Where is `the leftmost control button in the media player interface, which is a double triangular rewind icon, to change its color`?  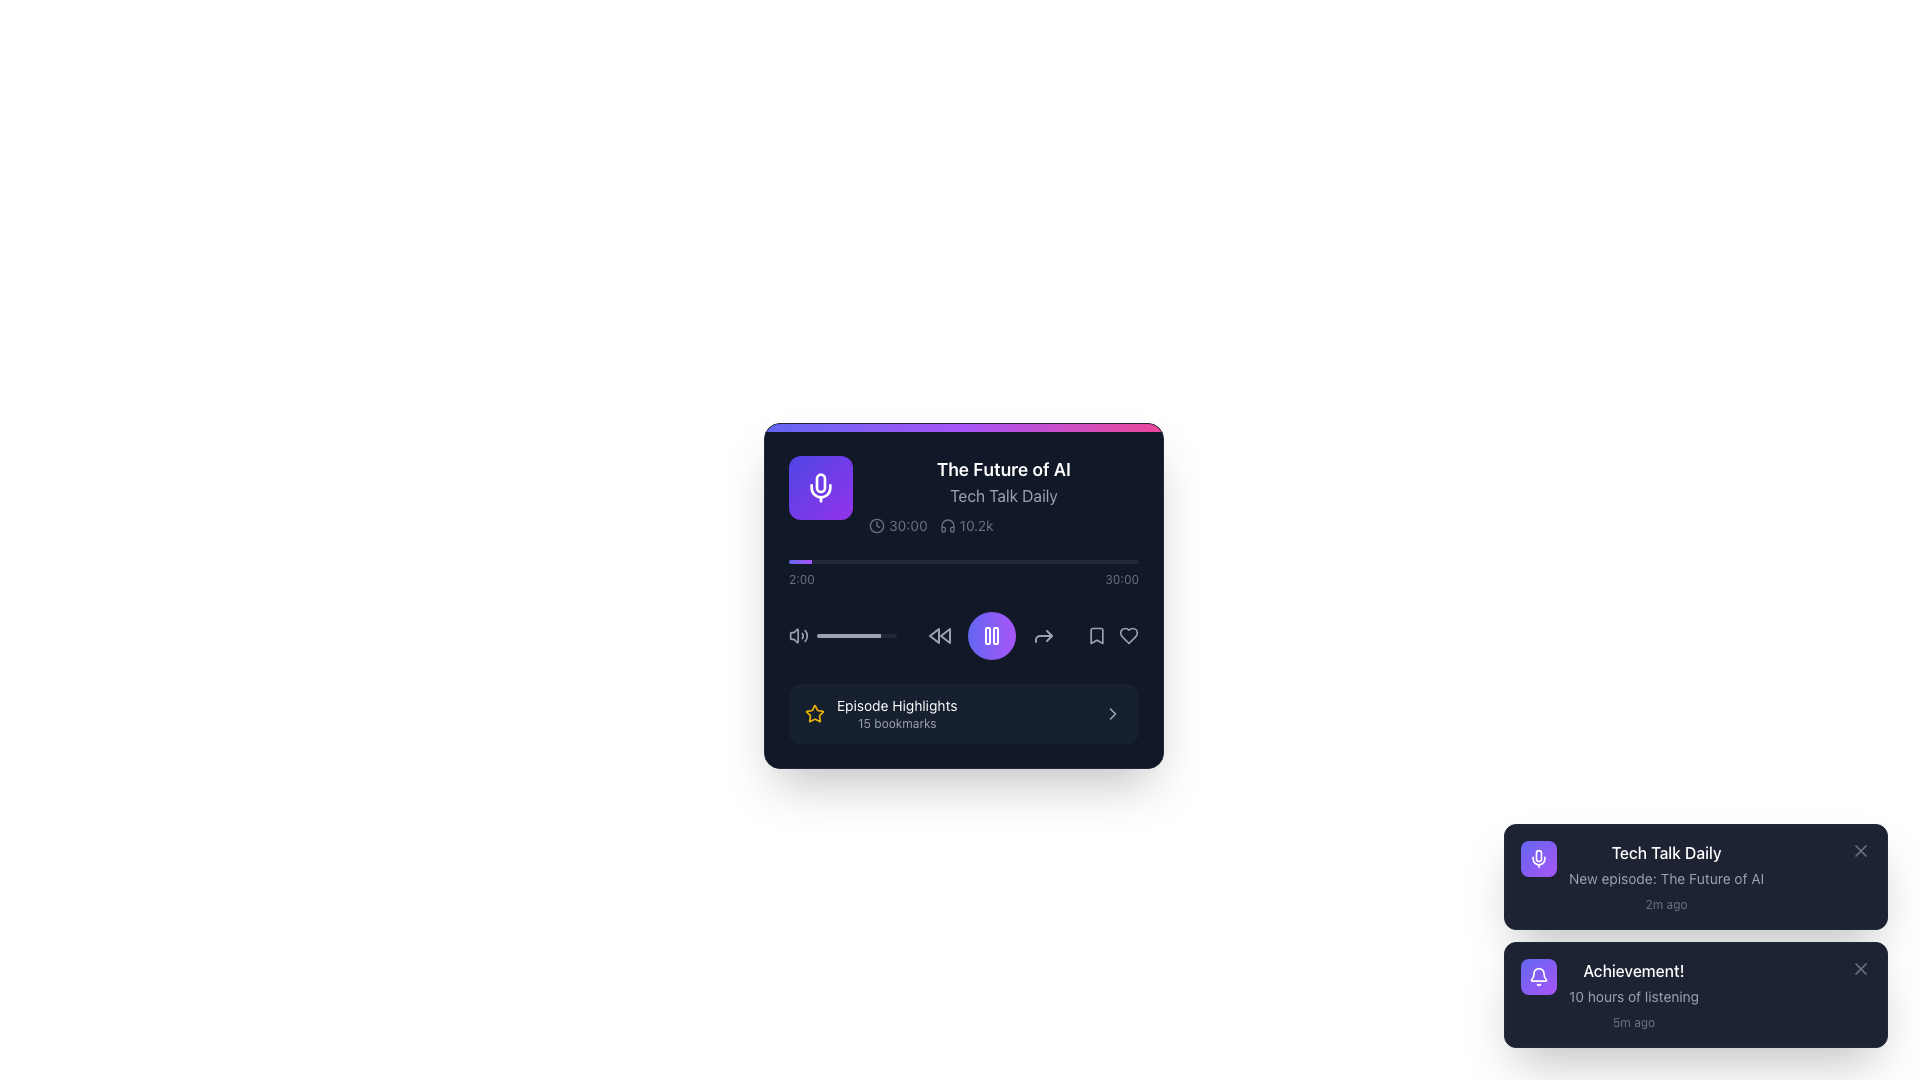 the leftmost control button in the media player interface, which is a double triangular rewind icon, to change its color is located at coordinates (939, 636).